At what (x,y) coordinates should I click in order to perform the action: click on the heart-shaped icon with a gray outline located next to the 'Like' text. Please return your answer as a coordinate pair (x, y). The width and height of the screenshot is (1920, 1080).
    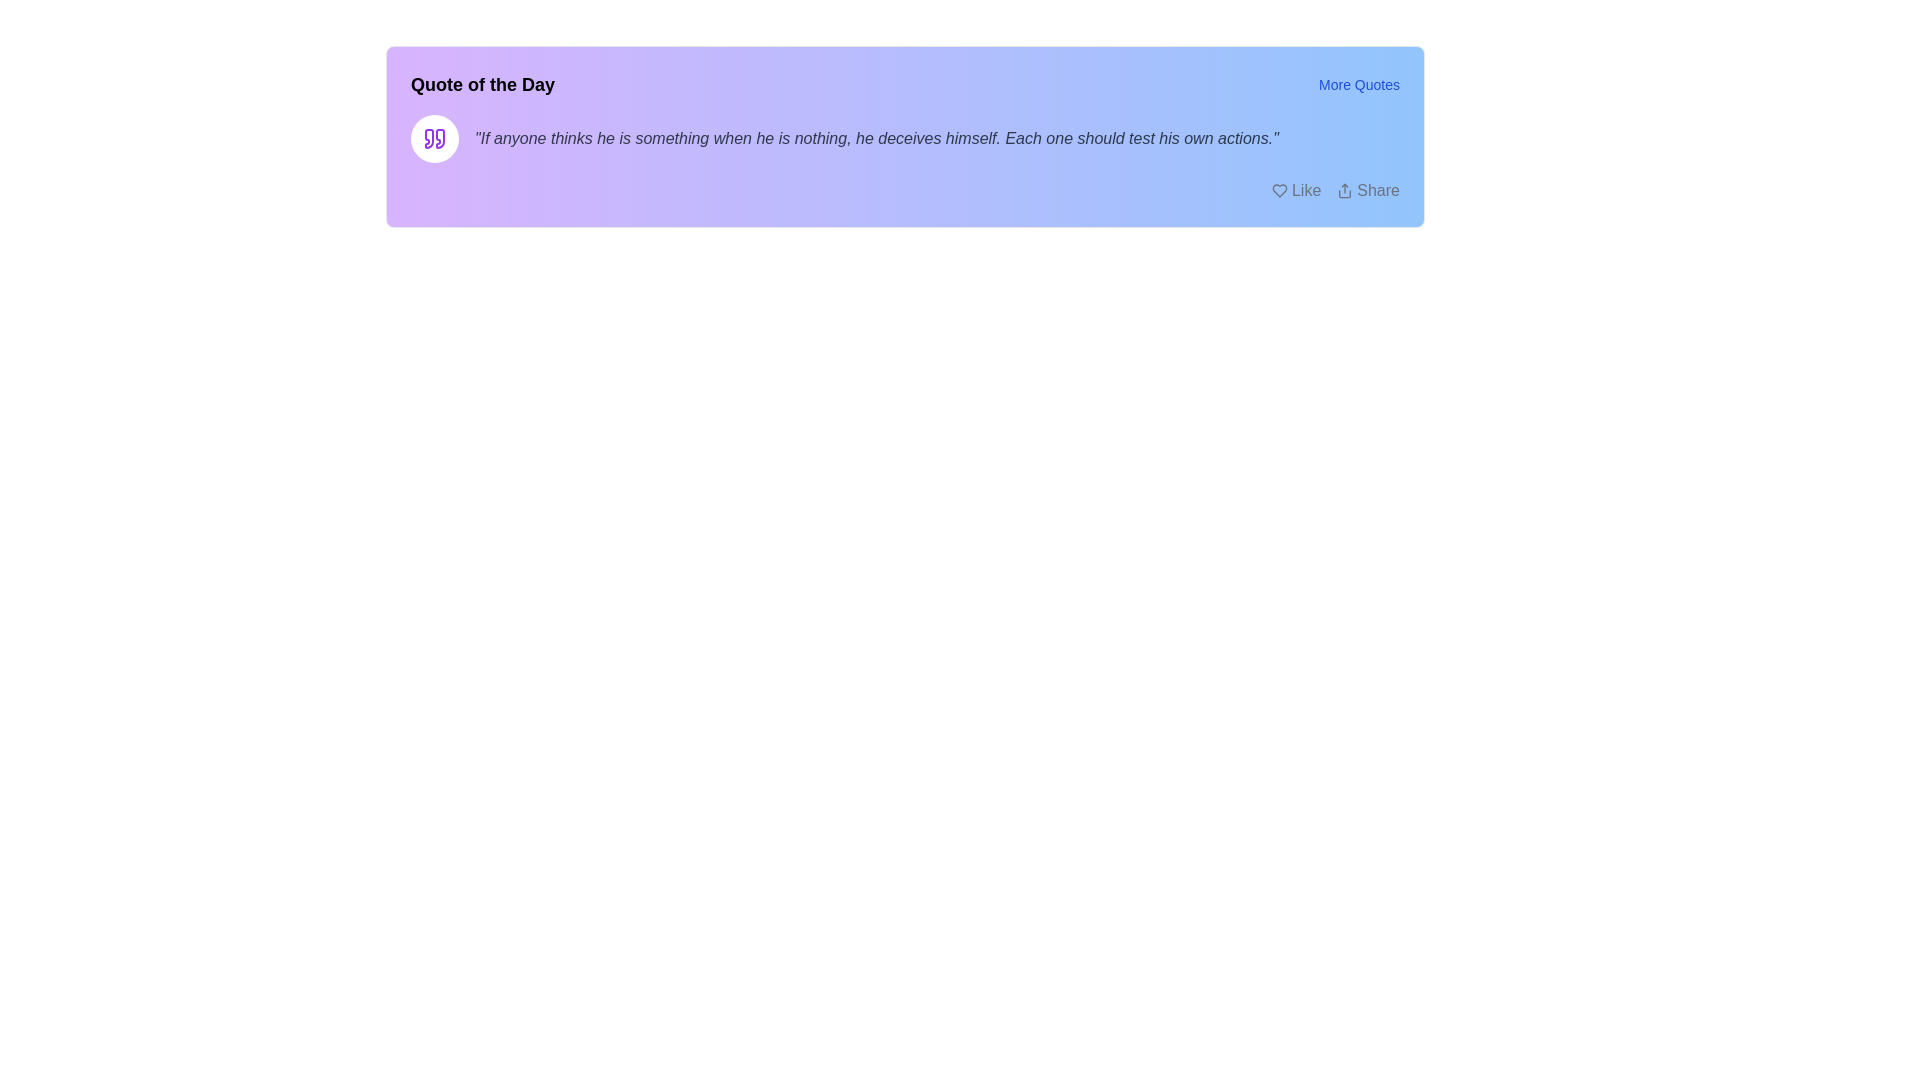
    Looking at the image, I should click on (1278, 191).